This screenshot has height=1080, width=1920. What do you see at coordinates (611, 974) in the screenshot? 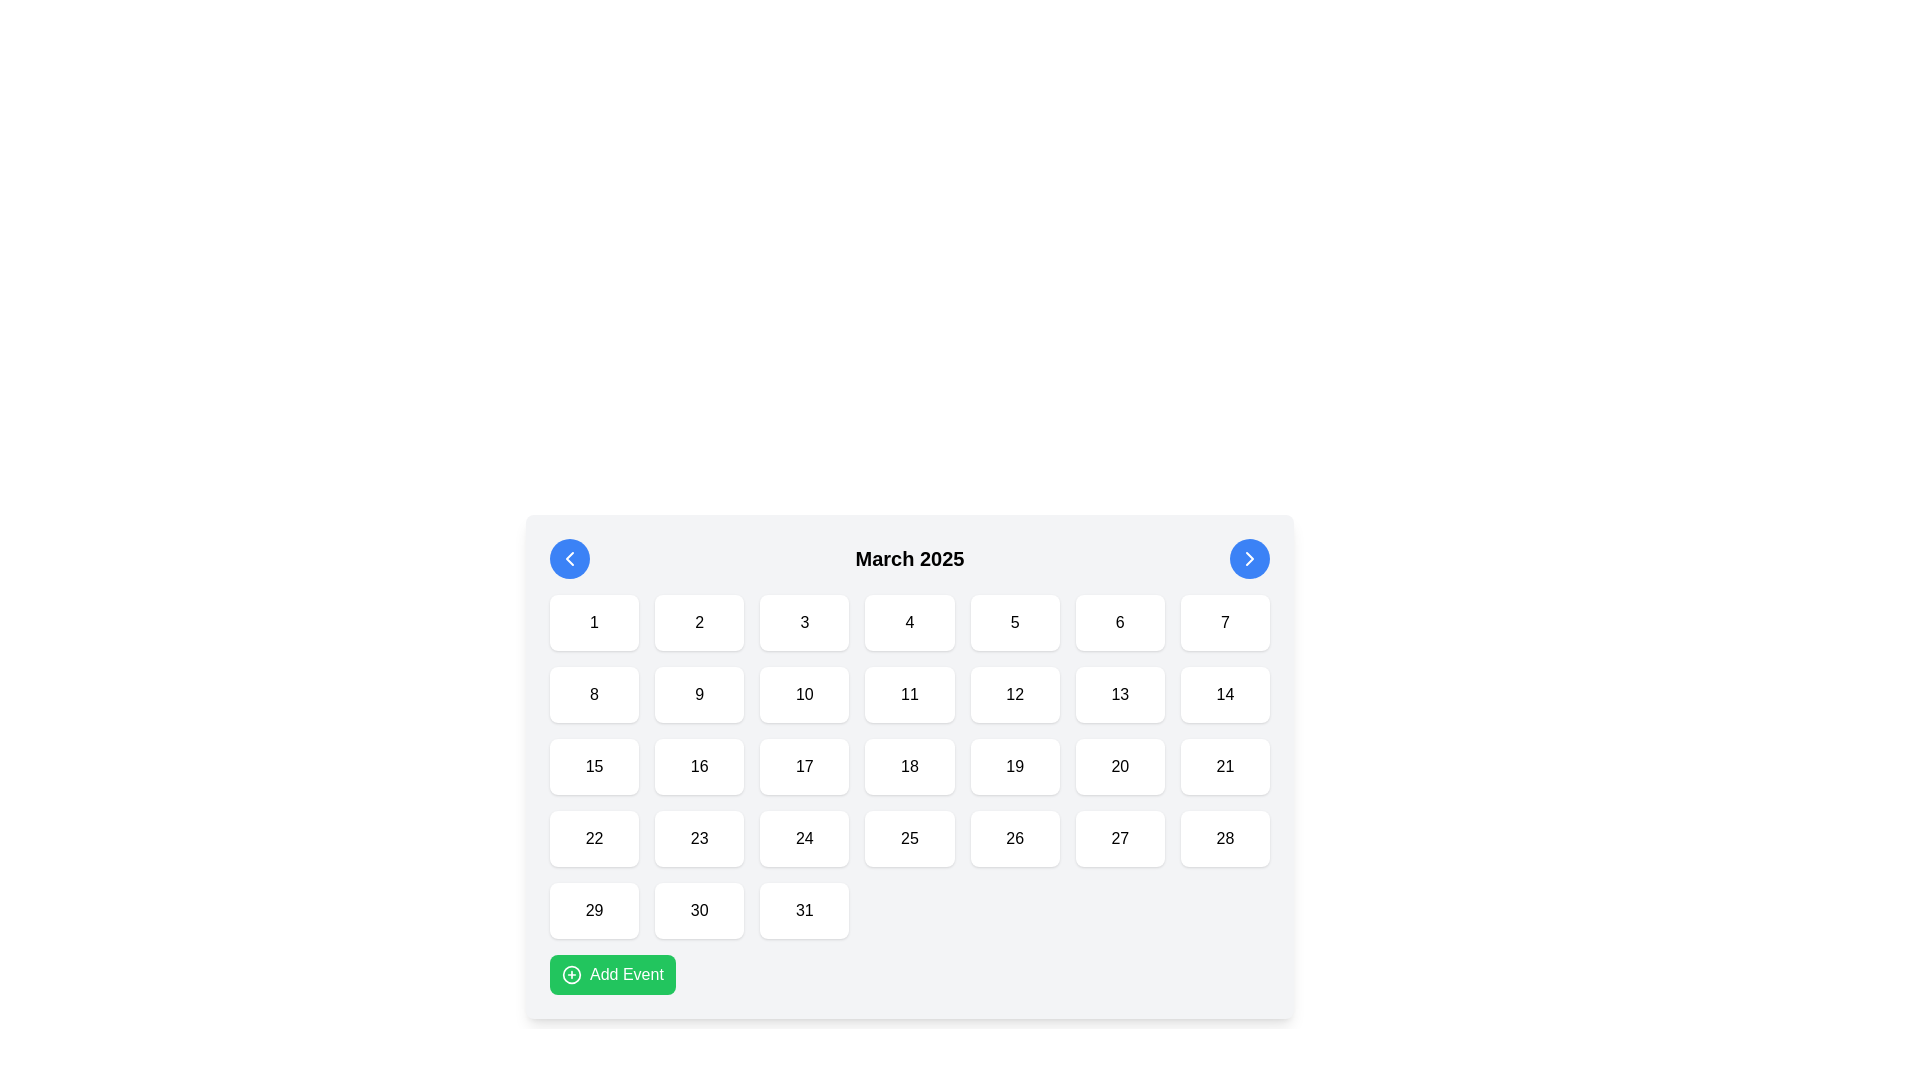
I see `the 'Add Event' button, which is a green rectangular button with white text and a plus sign icon, located near the bottom-left corner of the calendar interface` at bounding box center [611, 974].